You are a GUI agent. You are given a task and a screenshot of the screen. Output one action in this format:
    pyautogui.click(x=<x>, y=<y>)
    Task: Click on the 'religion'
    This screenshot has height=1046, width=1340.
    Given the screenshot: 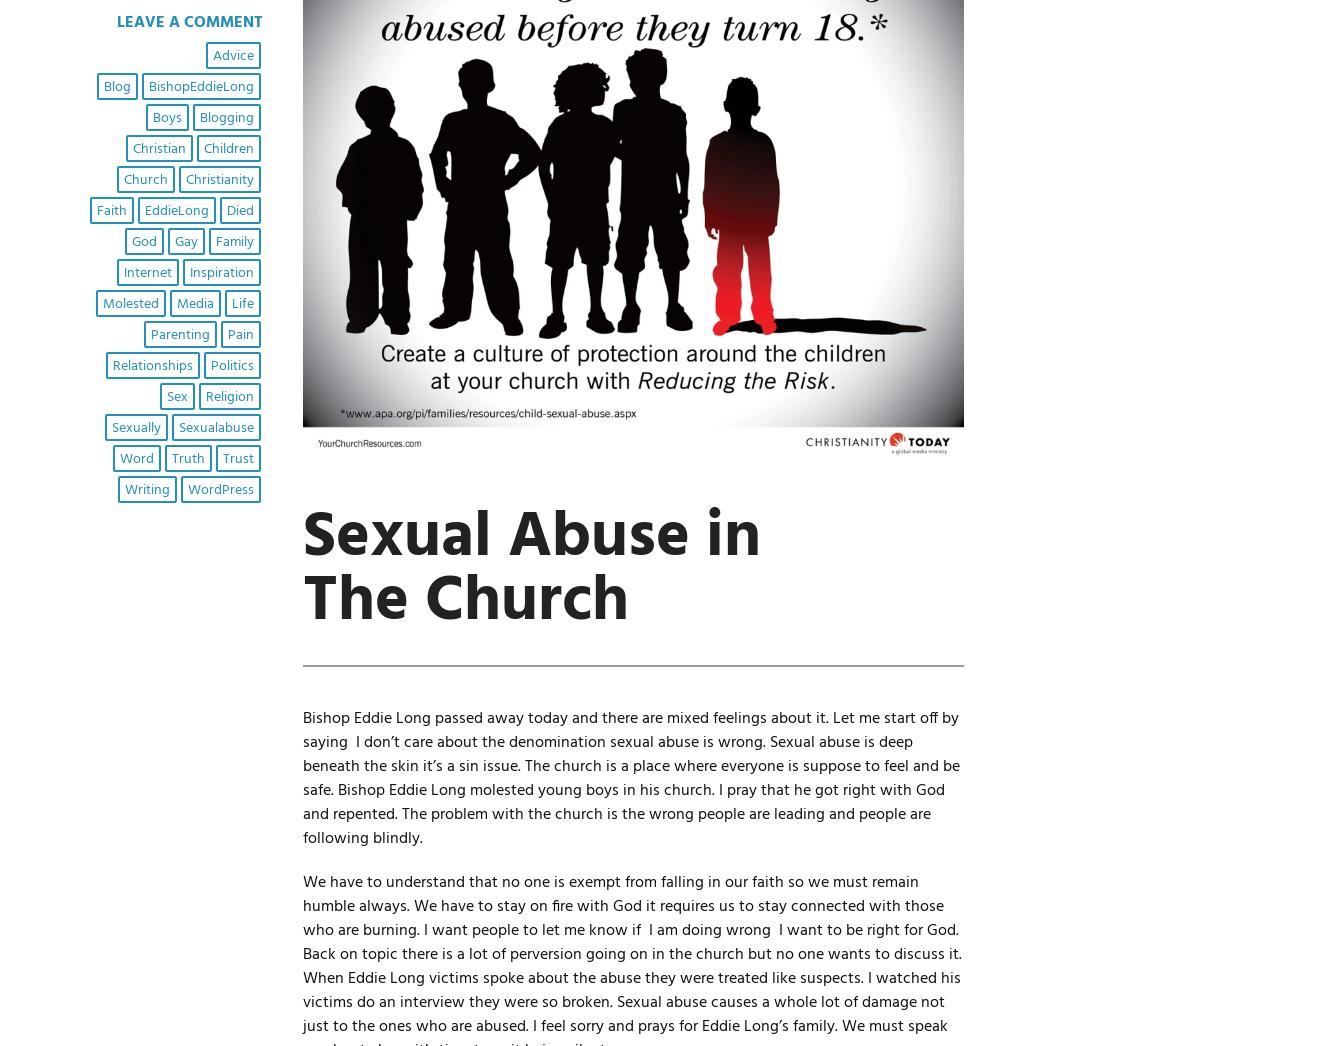 What is the action you would take?
    pyautogui.click(x=228, y=396)
    